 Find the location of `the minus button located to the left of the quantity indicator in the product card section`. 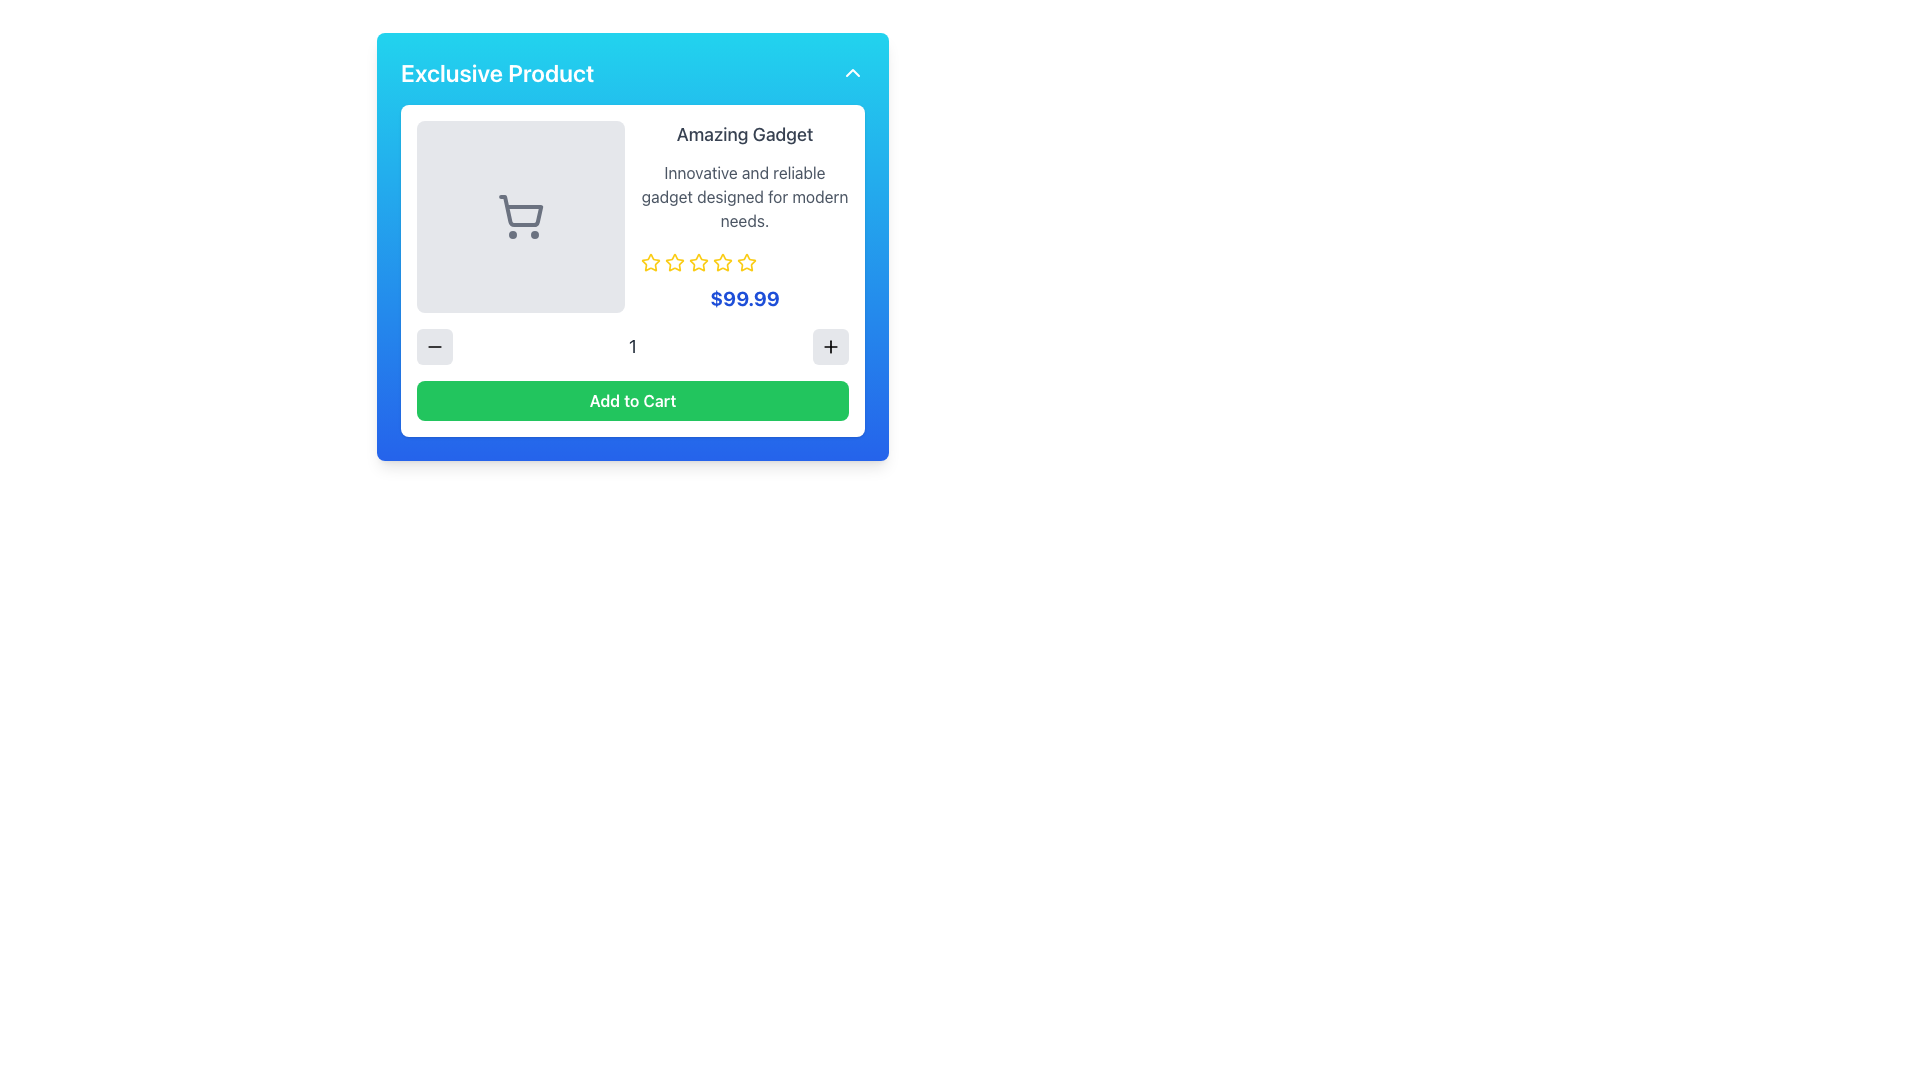

the minus button located to the left of the quantity indicator in the product card section is located at coordinates (434, 346).